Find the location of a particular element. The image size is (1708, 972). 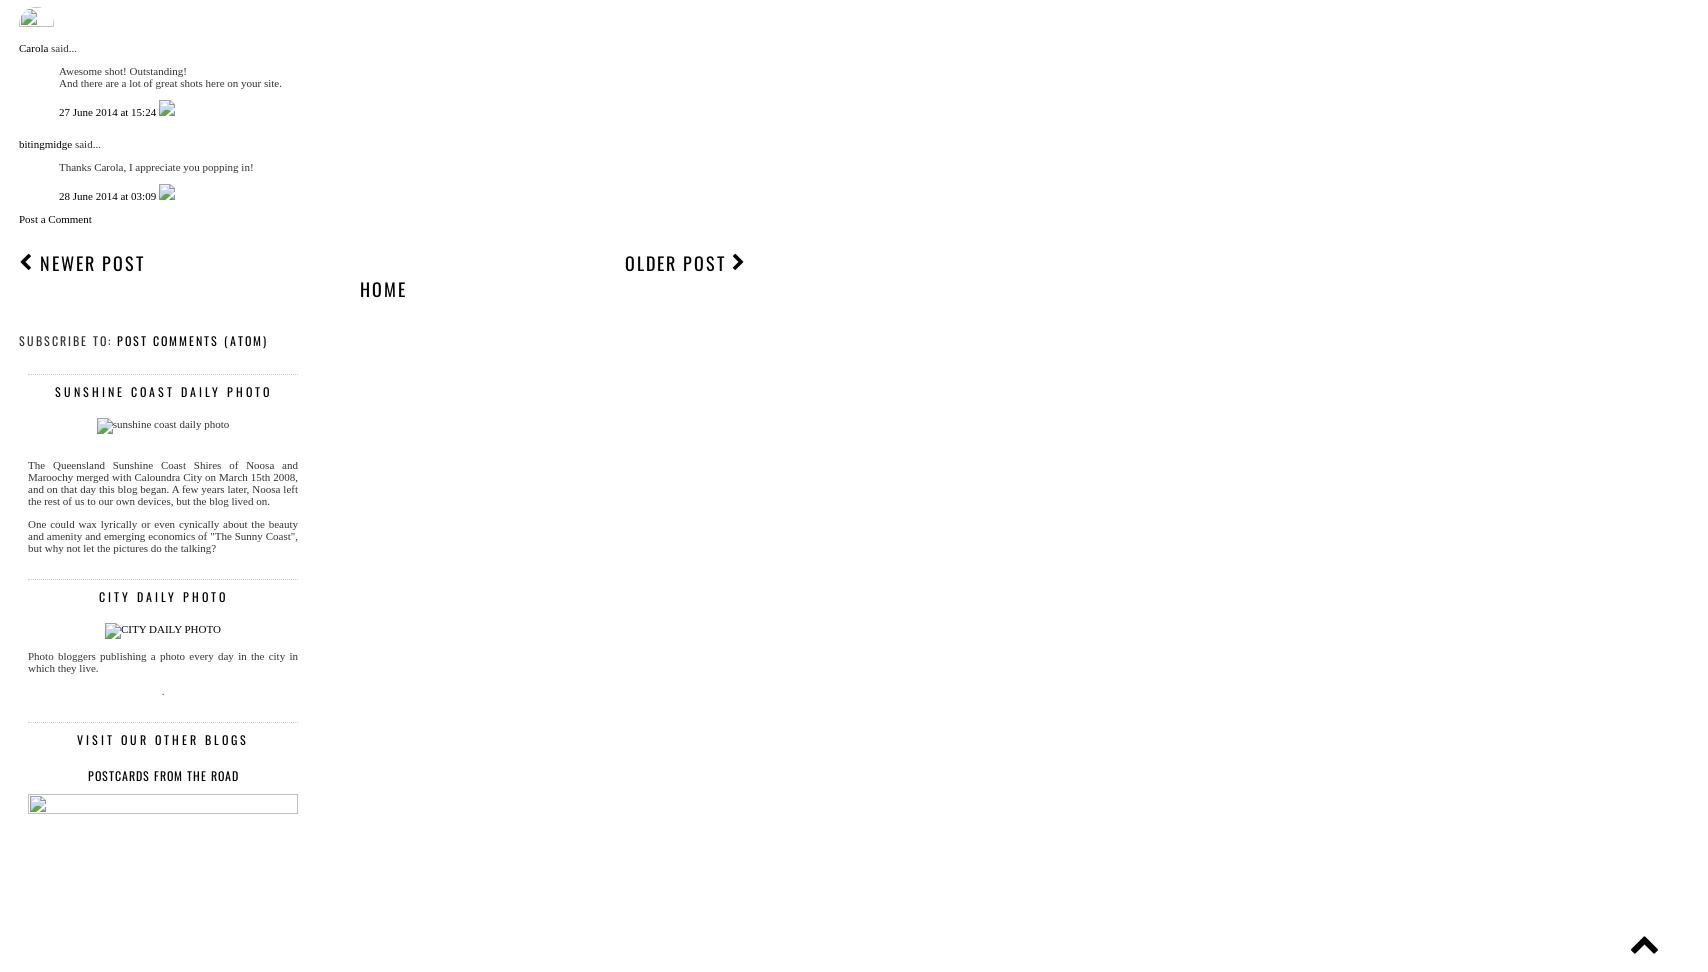

'bitingmidge' is located at coordinates (45, 143).